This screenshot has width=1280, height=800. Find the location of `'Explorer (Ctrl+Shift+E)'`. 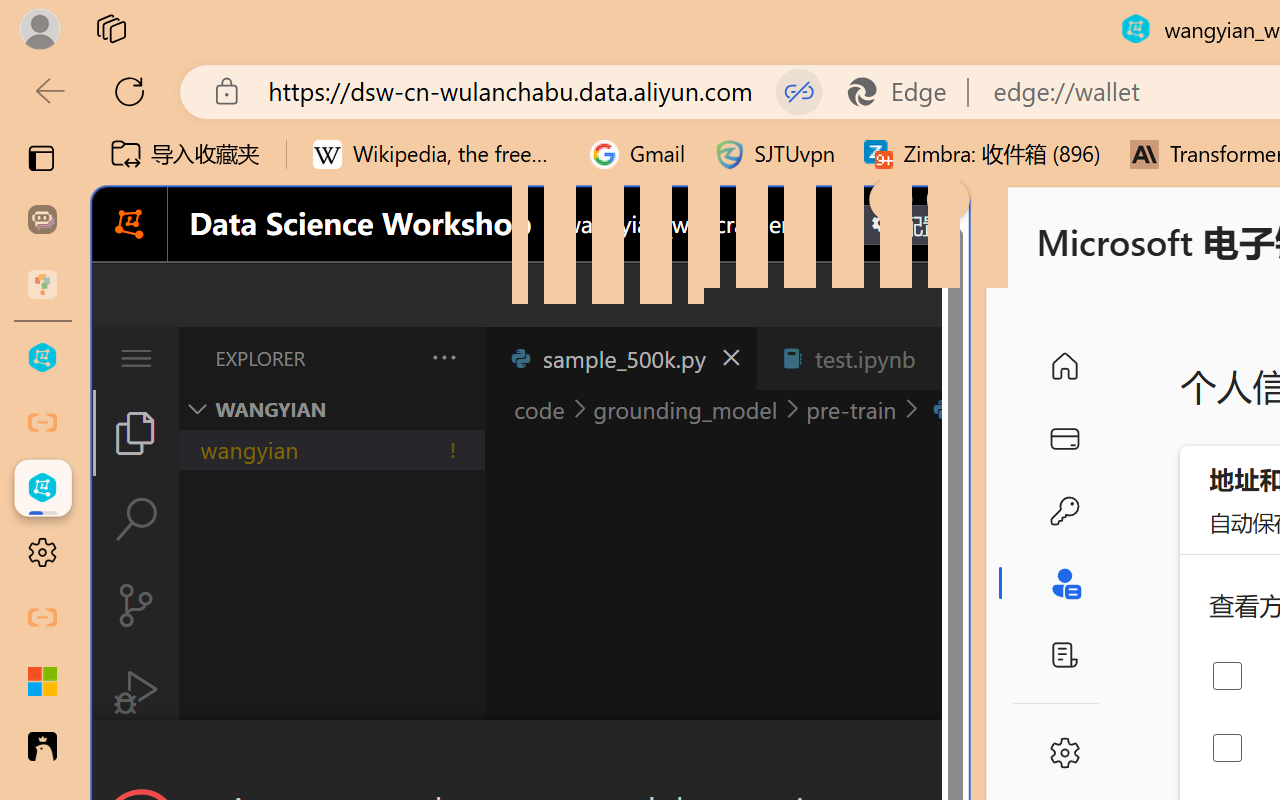

'Explorer (Ctrl+Shift+E)' is located at coordinates (134, 432).